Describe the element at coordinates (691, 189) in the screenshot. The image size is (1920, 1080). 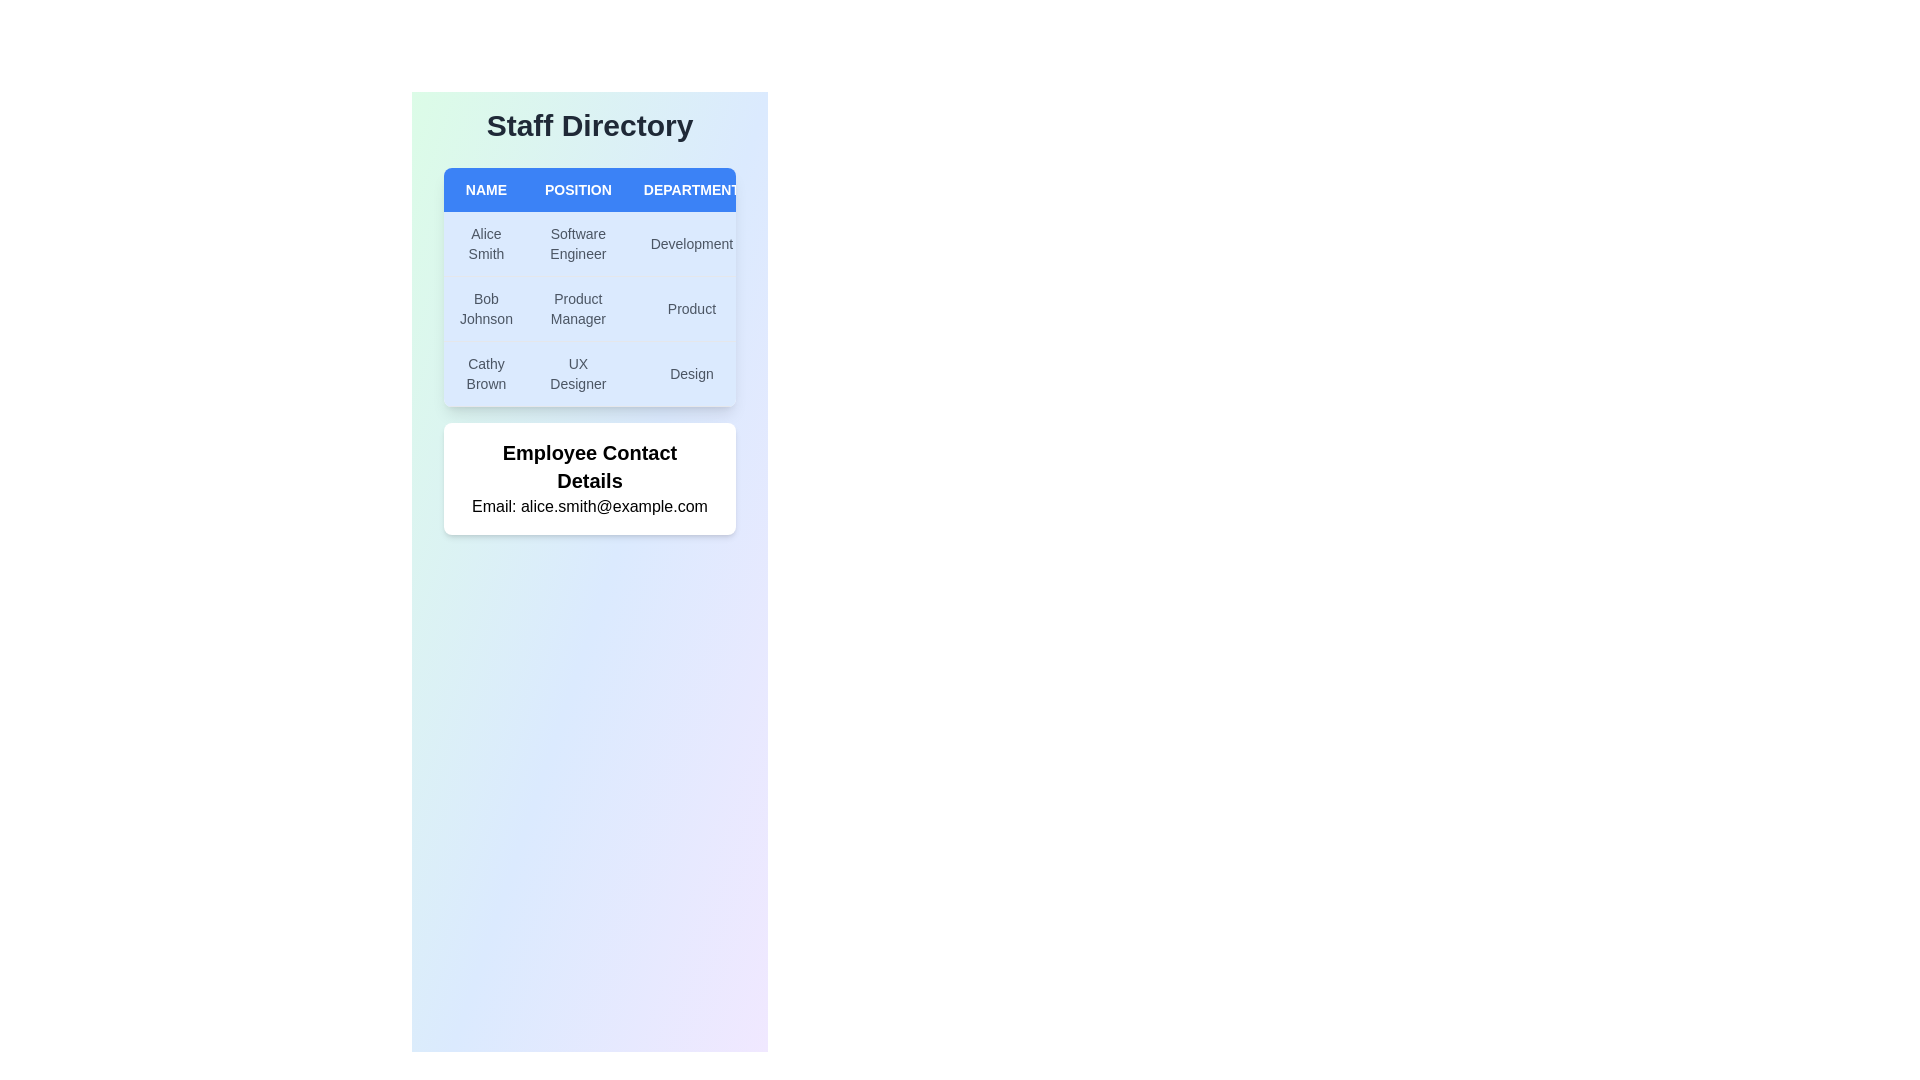
I see `the 'Department' column header` at that location.